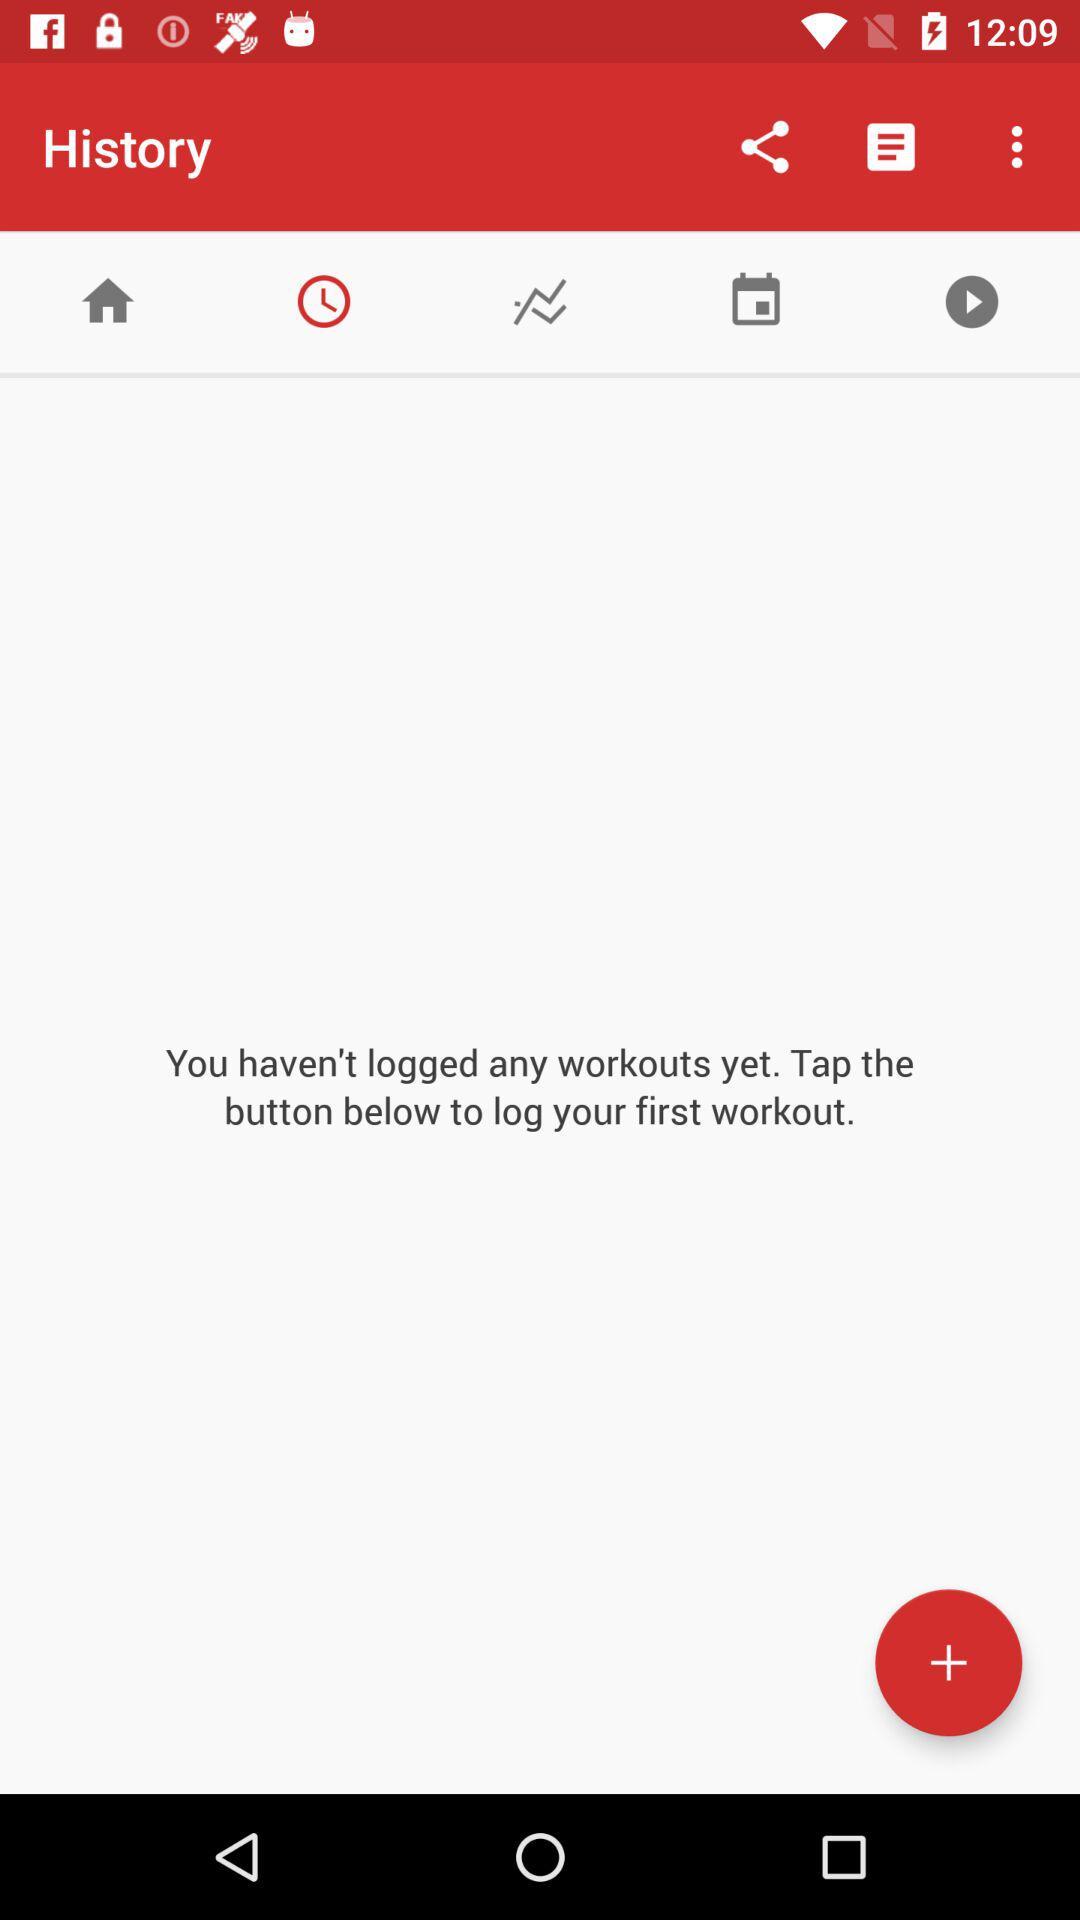  Describe the element at coordinates (971, 300) in the screenshot. I see `content` at that location.